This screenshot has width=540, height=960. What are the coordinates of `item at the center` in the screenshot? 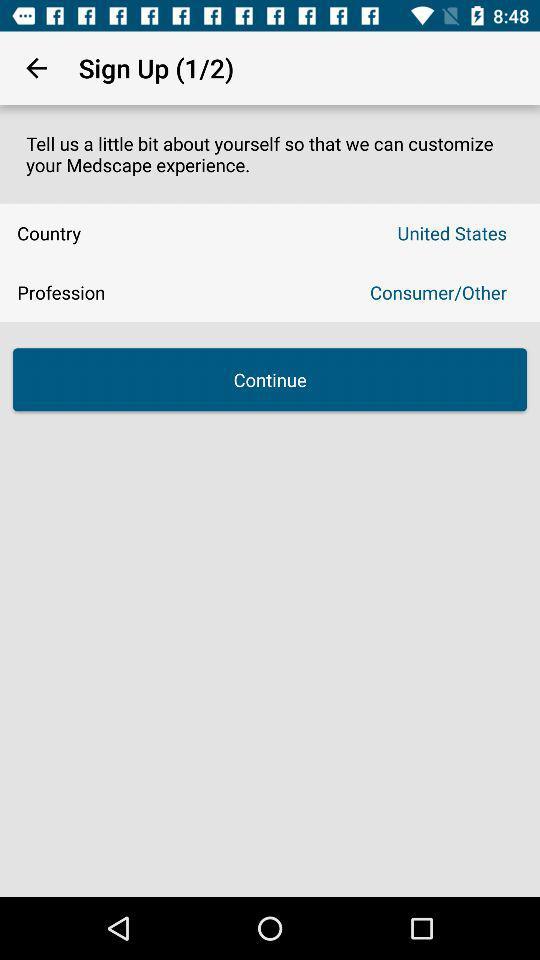 It's located at (270, 378).